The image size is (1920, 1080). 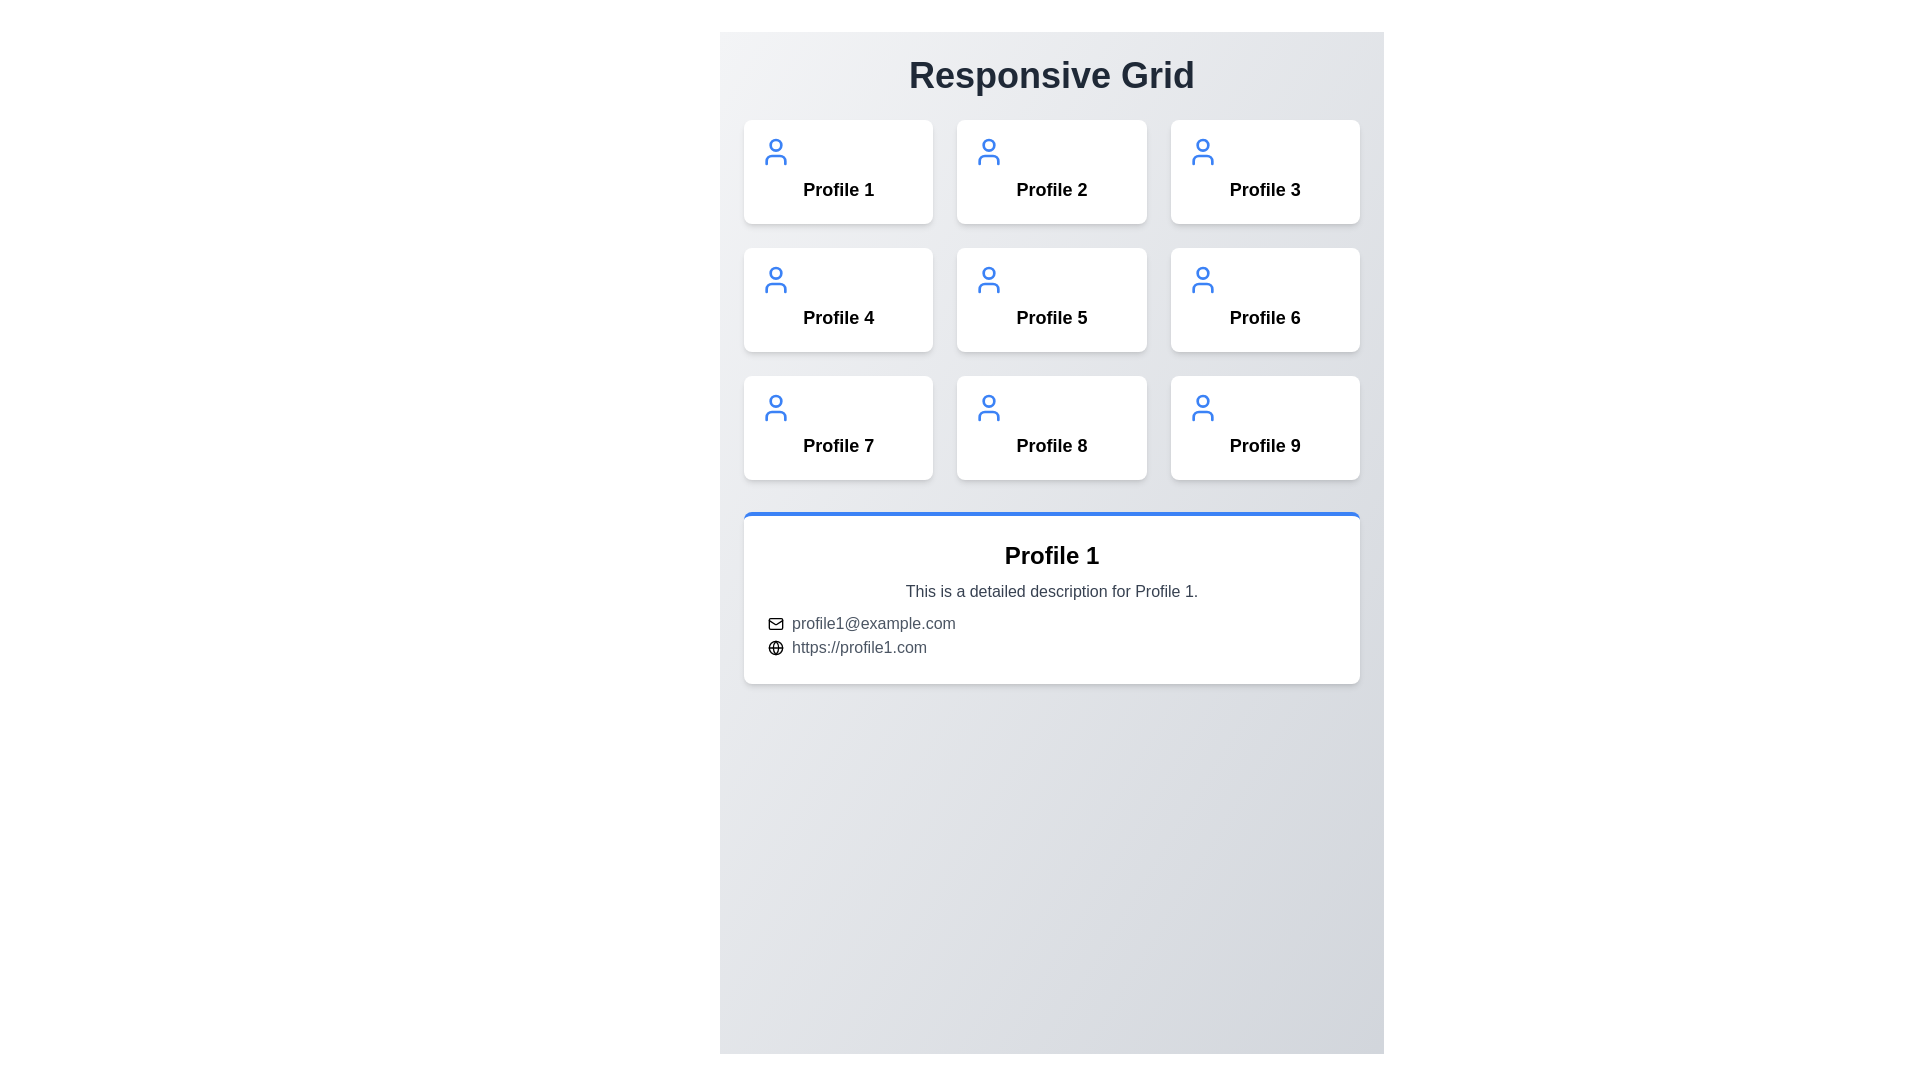 I want to click on the circular head of the user silhouette icon located in the 'Profile 6' tile, which is positioned in the second row and third column of the 3x3 grid layout, so click(x=1201, y=273).